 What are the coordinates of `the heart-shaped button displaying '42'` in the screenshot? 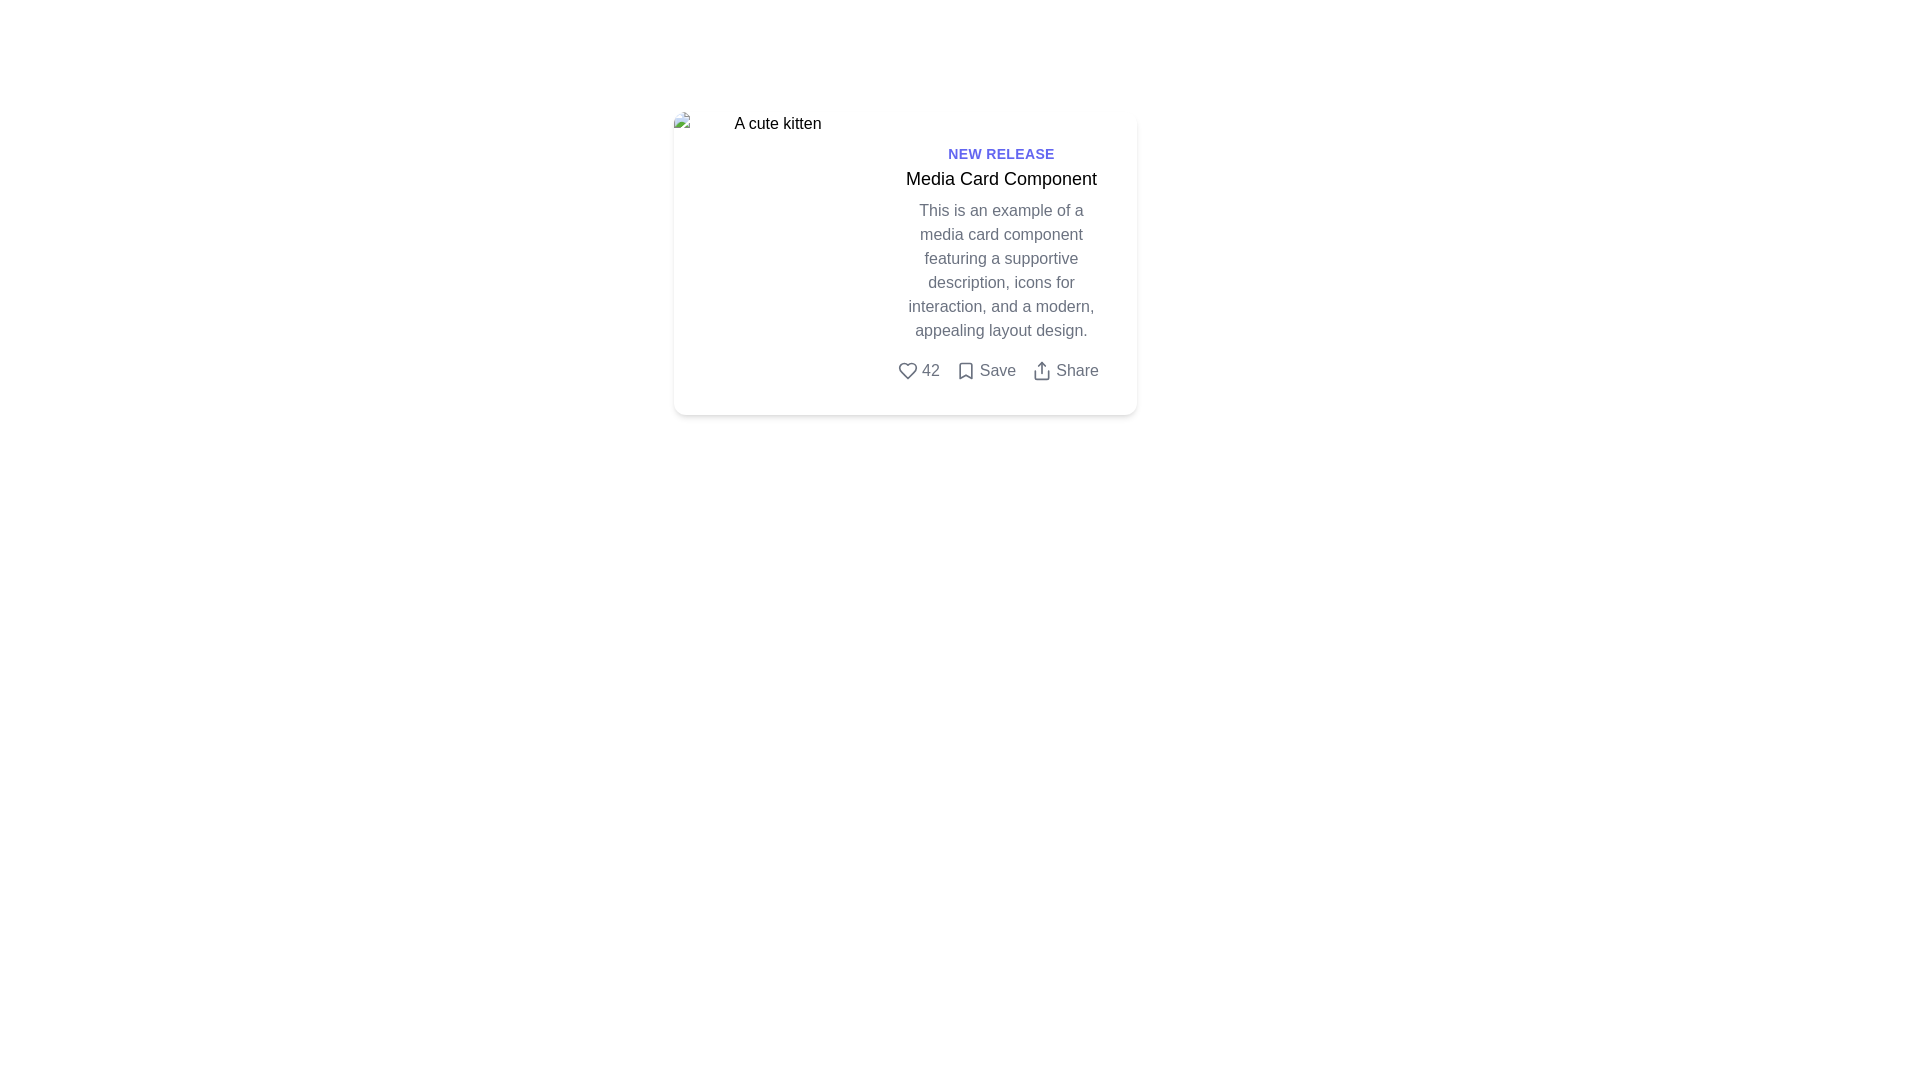 It's located at (917, 370).